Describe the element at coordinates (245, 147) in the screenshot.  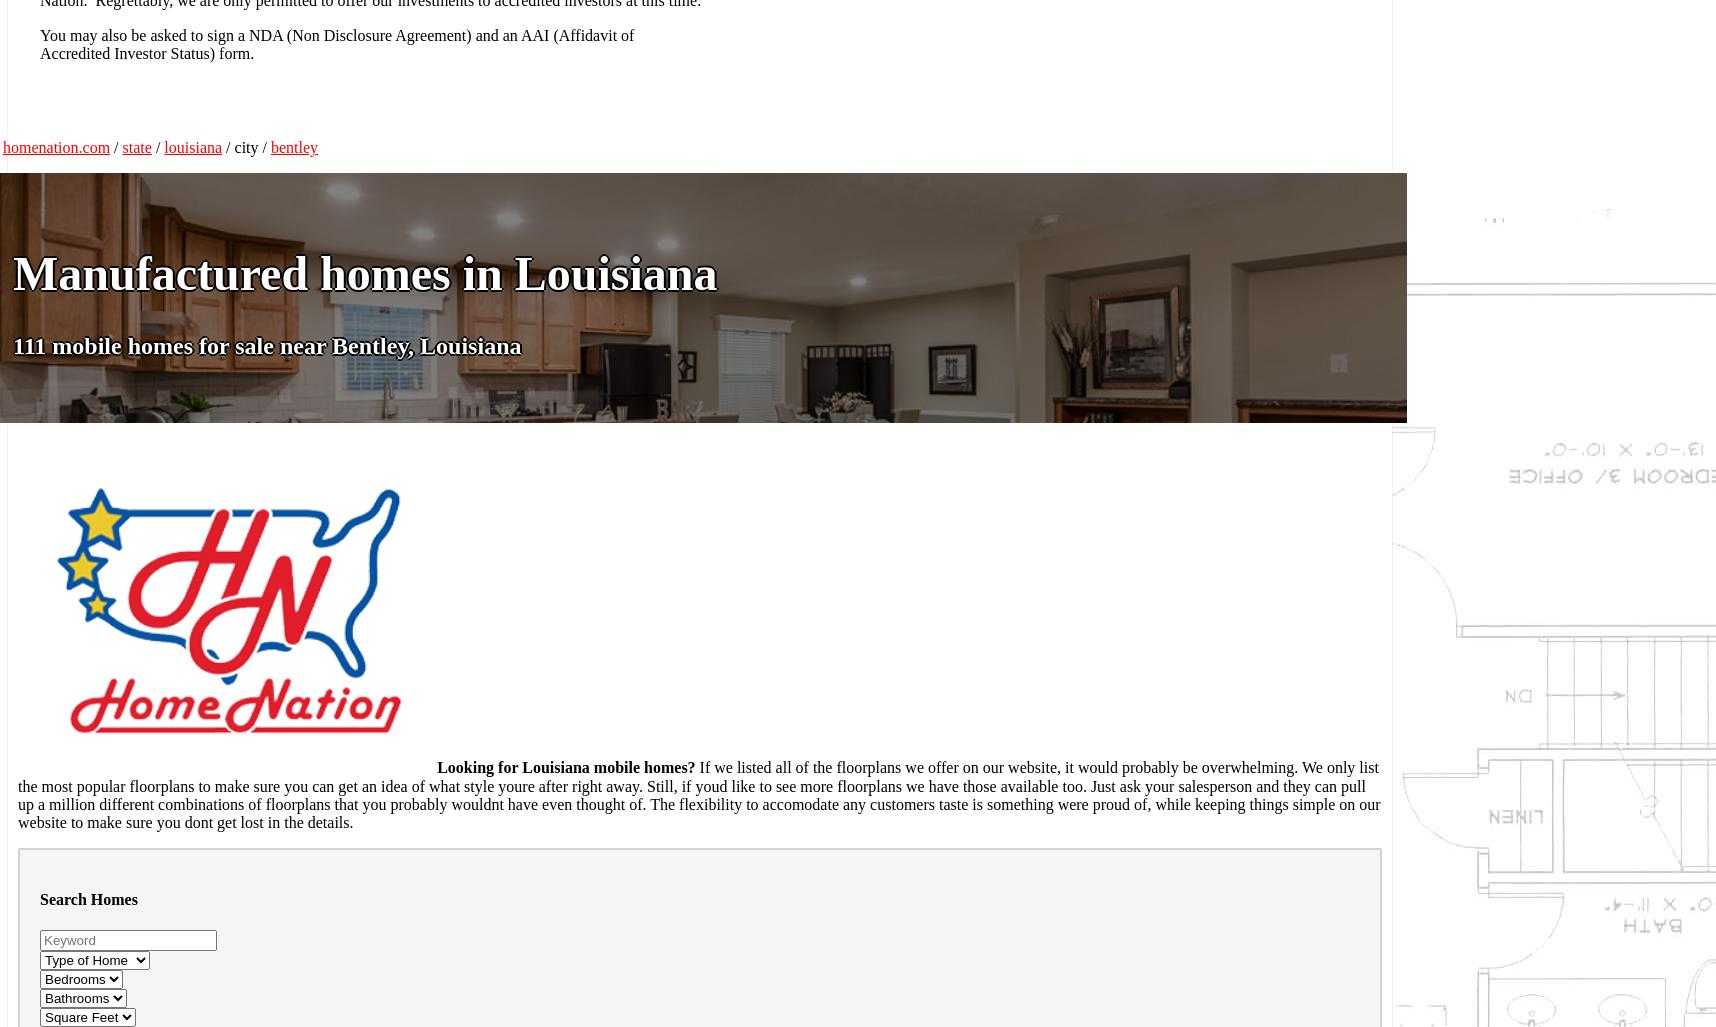
I see `'/ city /'` at that location.